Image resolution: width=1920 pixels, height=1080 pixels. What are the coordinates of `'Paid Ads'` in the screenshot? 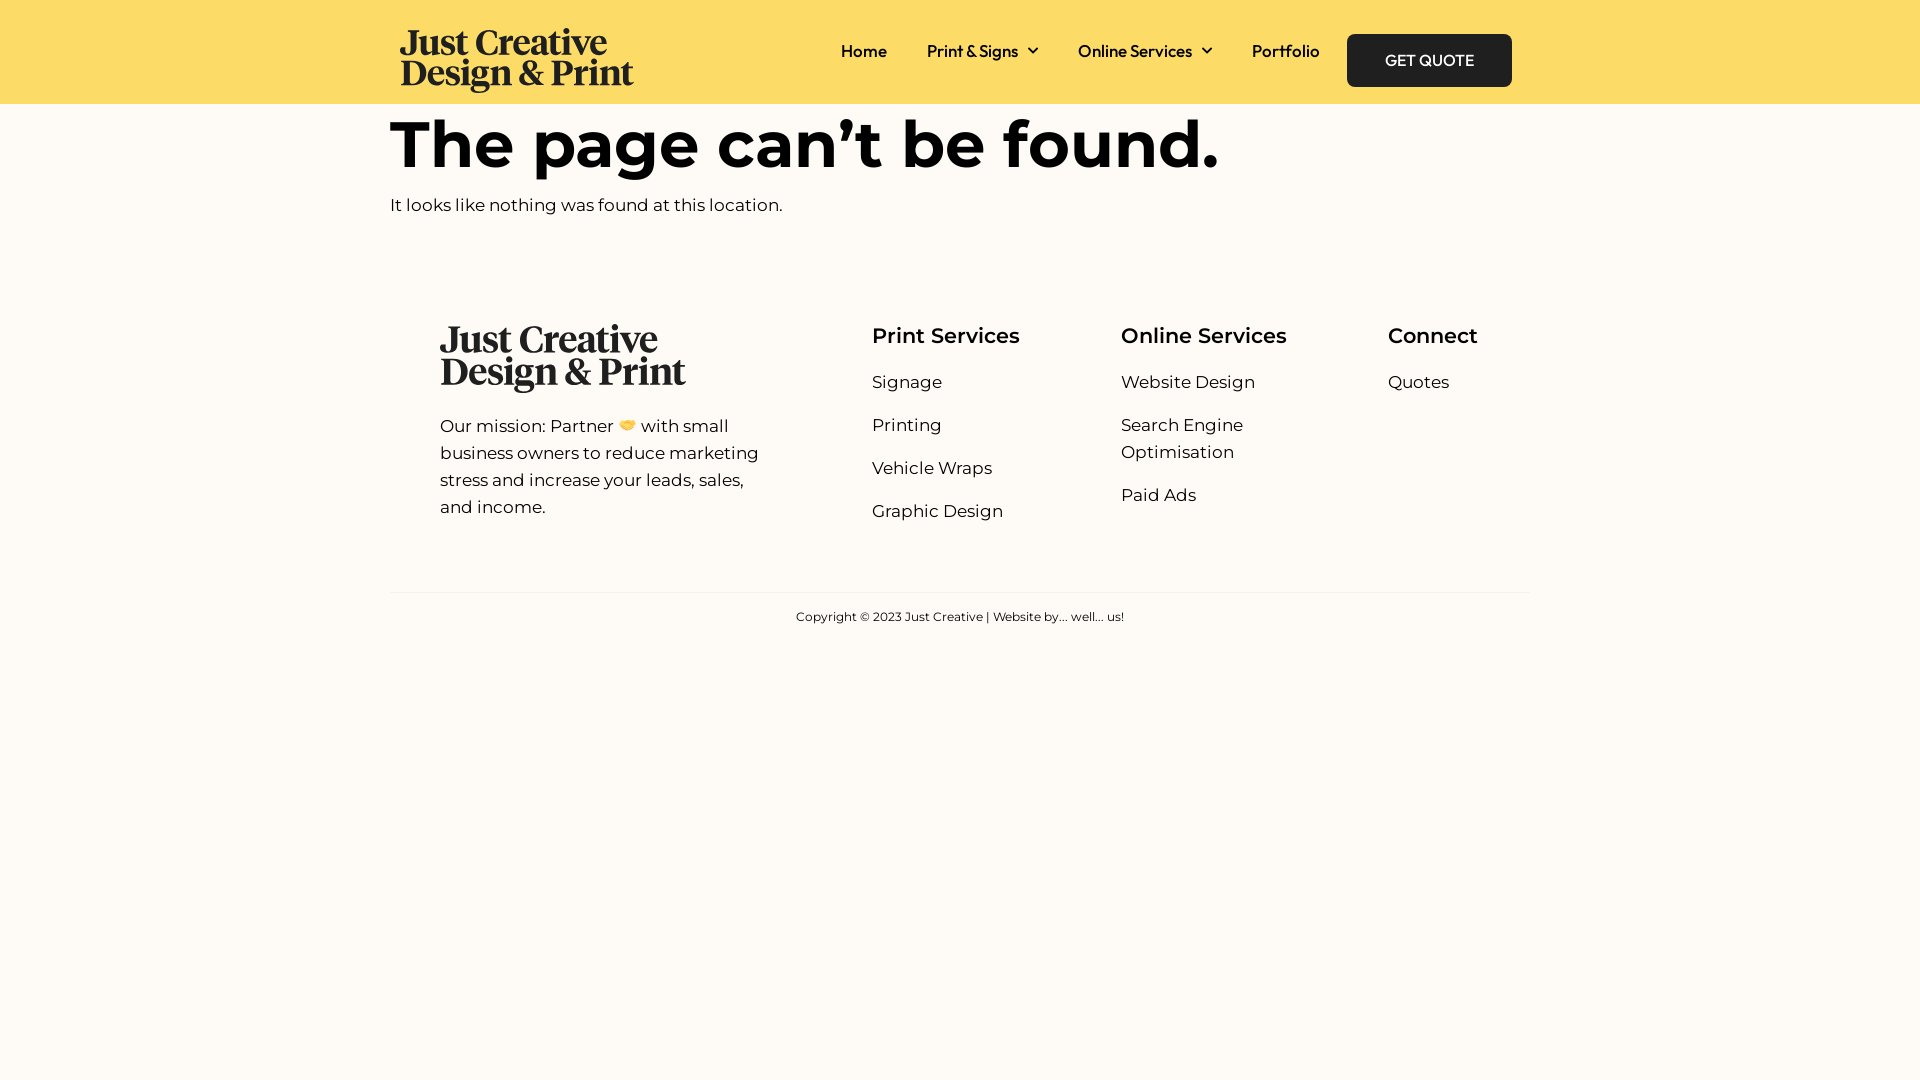 It's located at (1203, 495).